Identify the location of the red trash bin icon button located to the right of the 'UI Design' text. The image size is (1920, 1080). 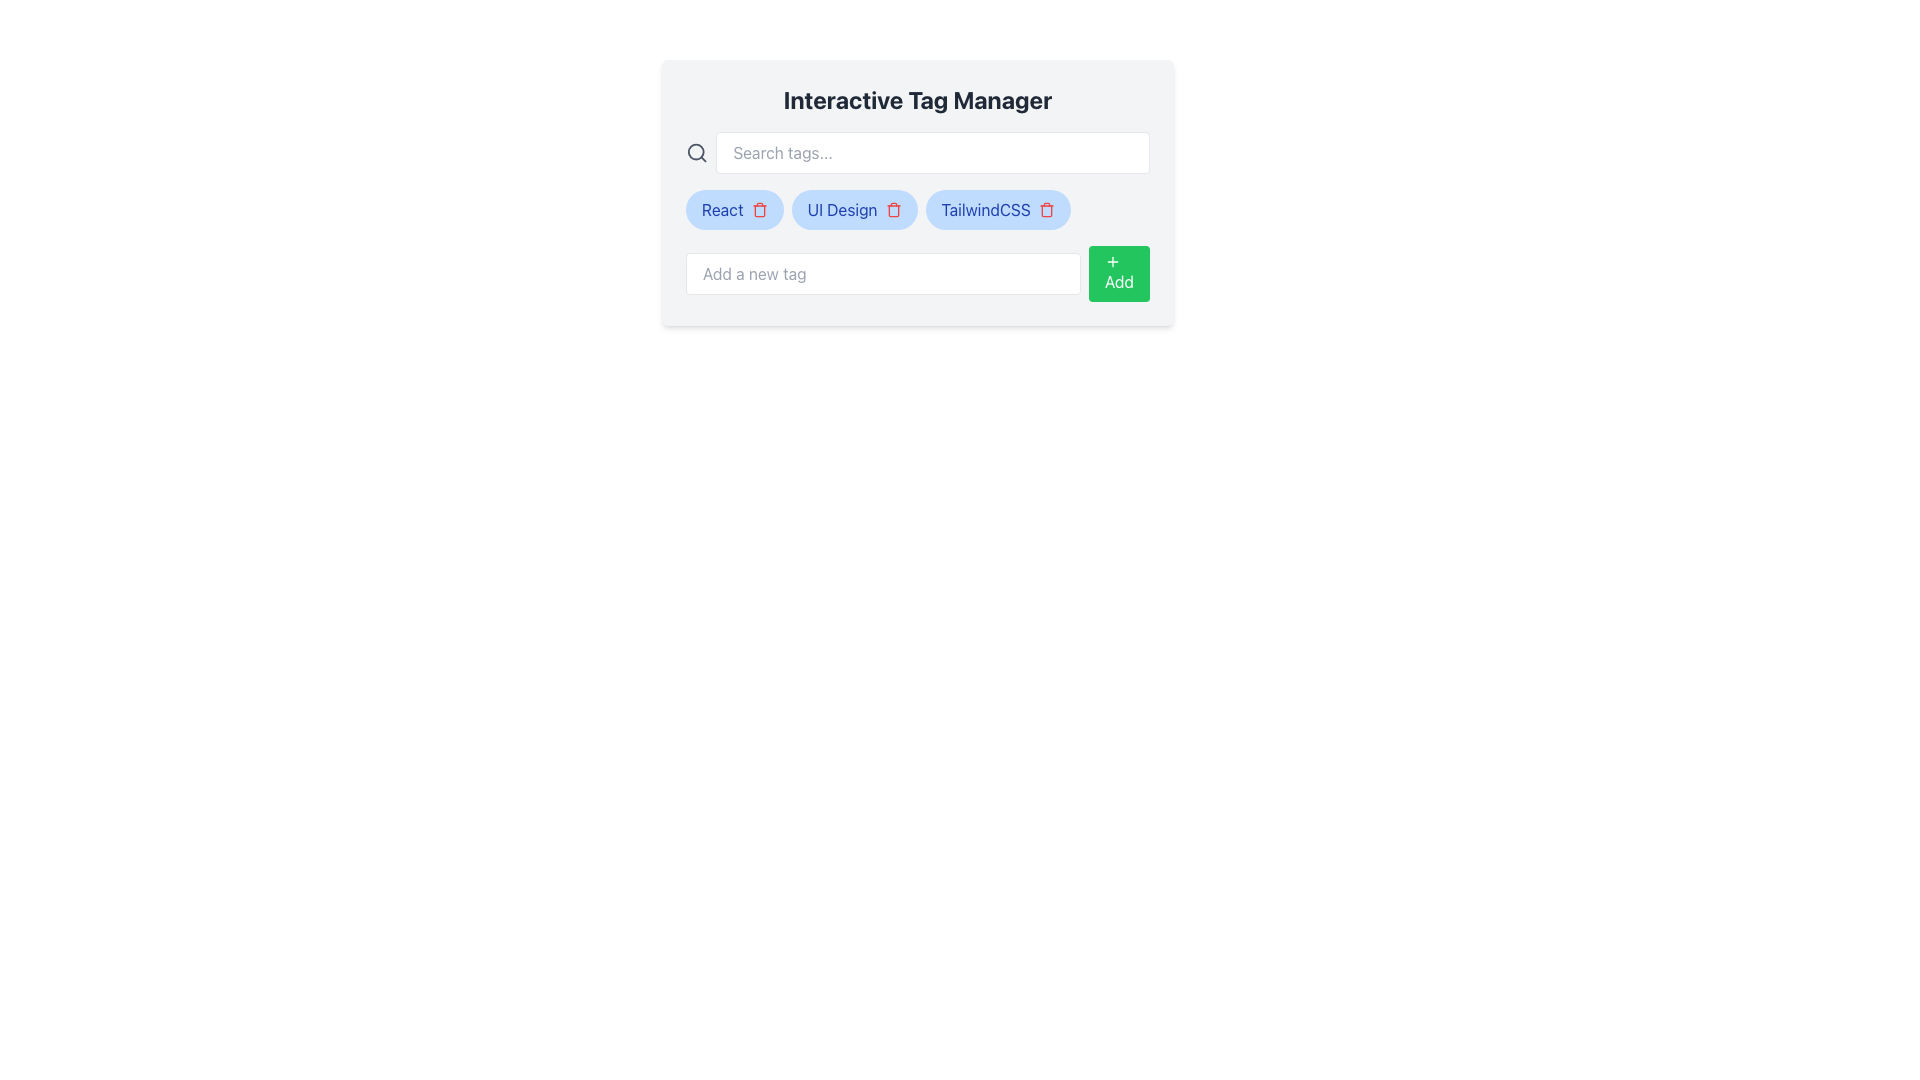
(892, 209).